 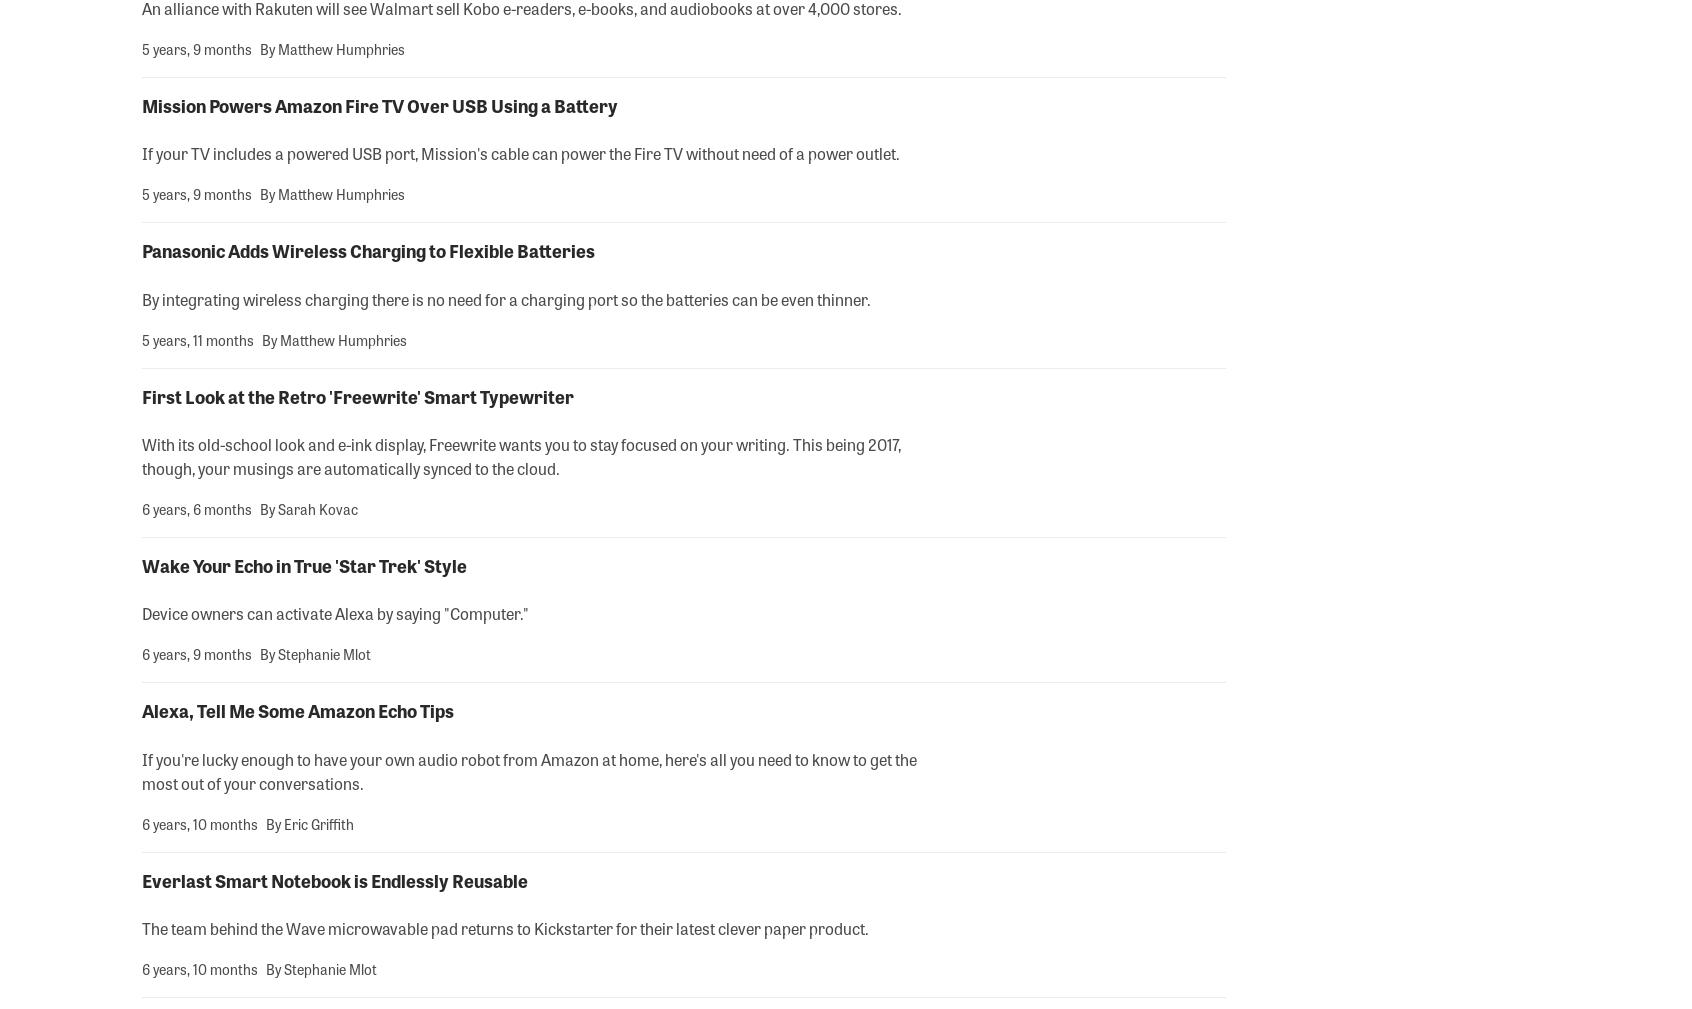 I want to click on 'Device owners can activate Alexa by saying "Computer."', so click(x=334, y=613).